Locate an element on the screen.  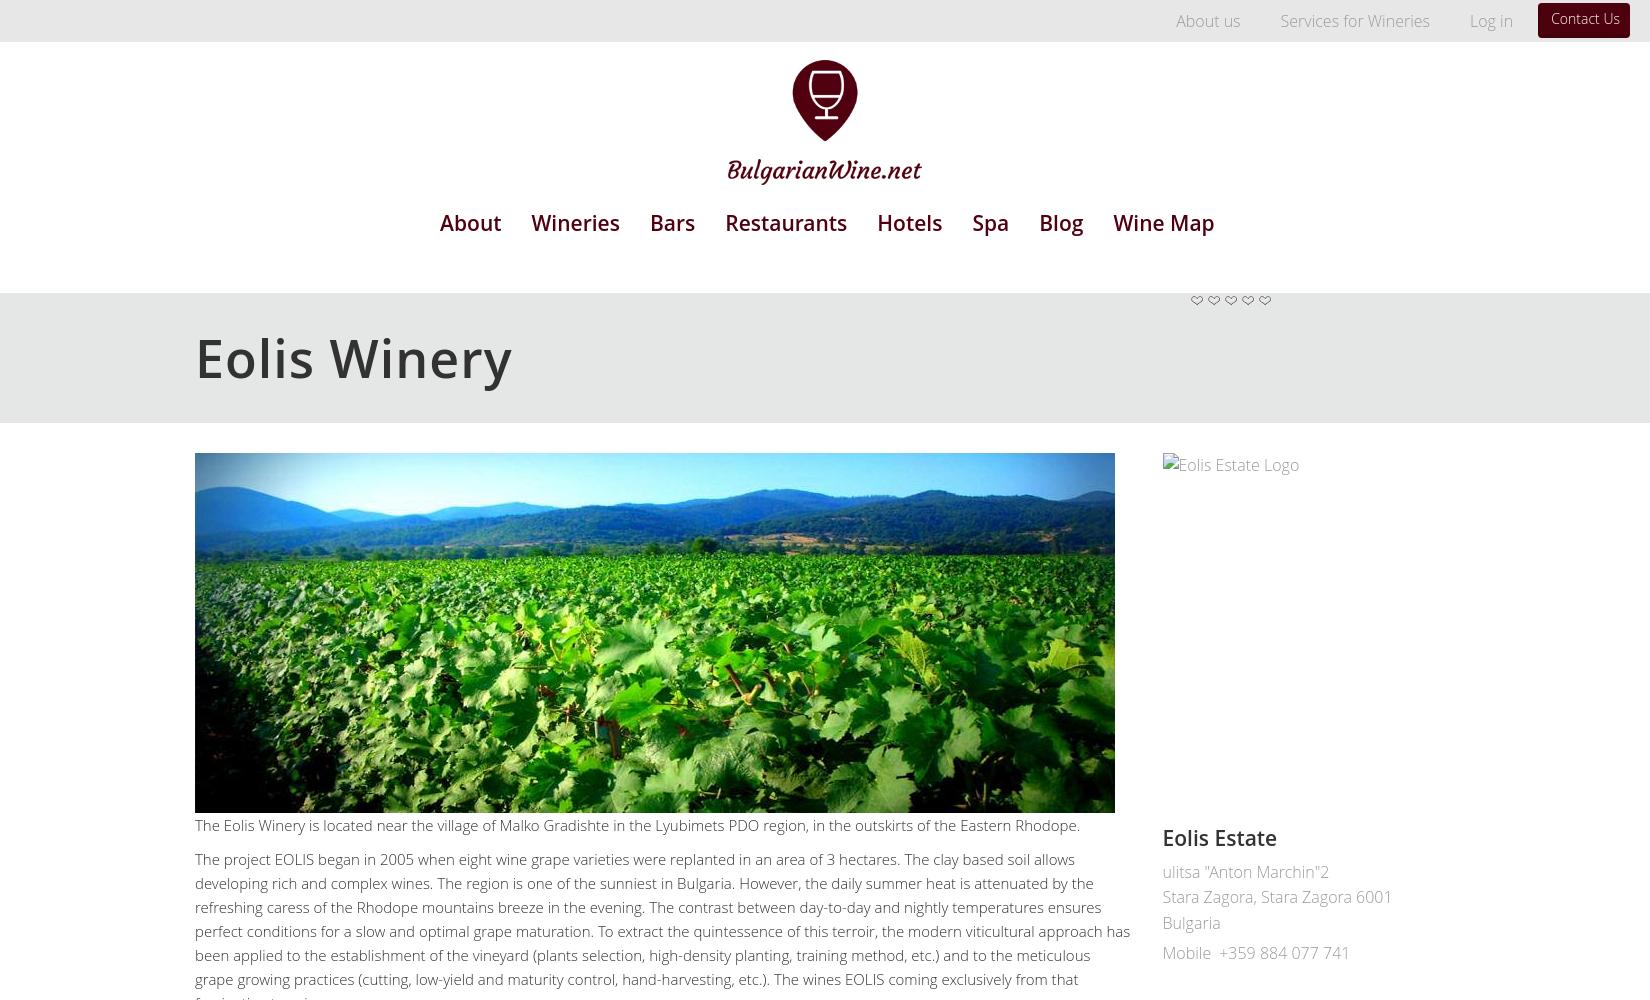
'Eolis Estate' is located at coordinates (1219, 836).